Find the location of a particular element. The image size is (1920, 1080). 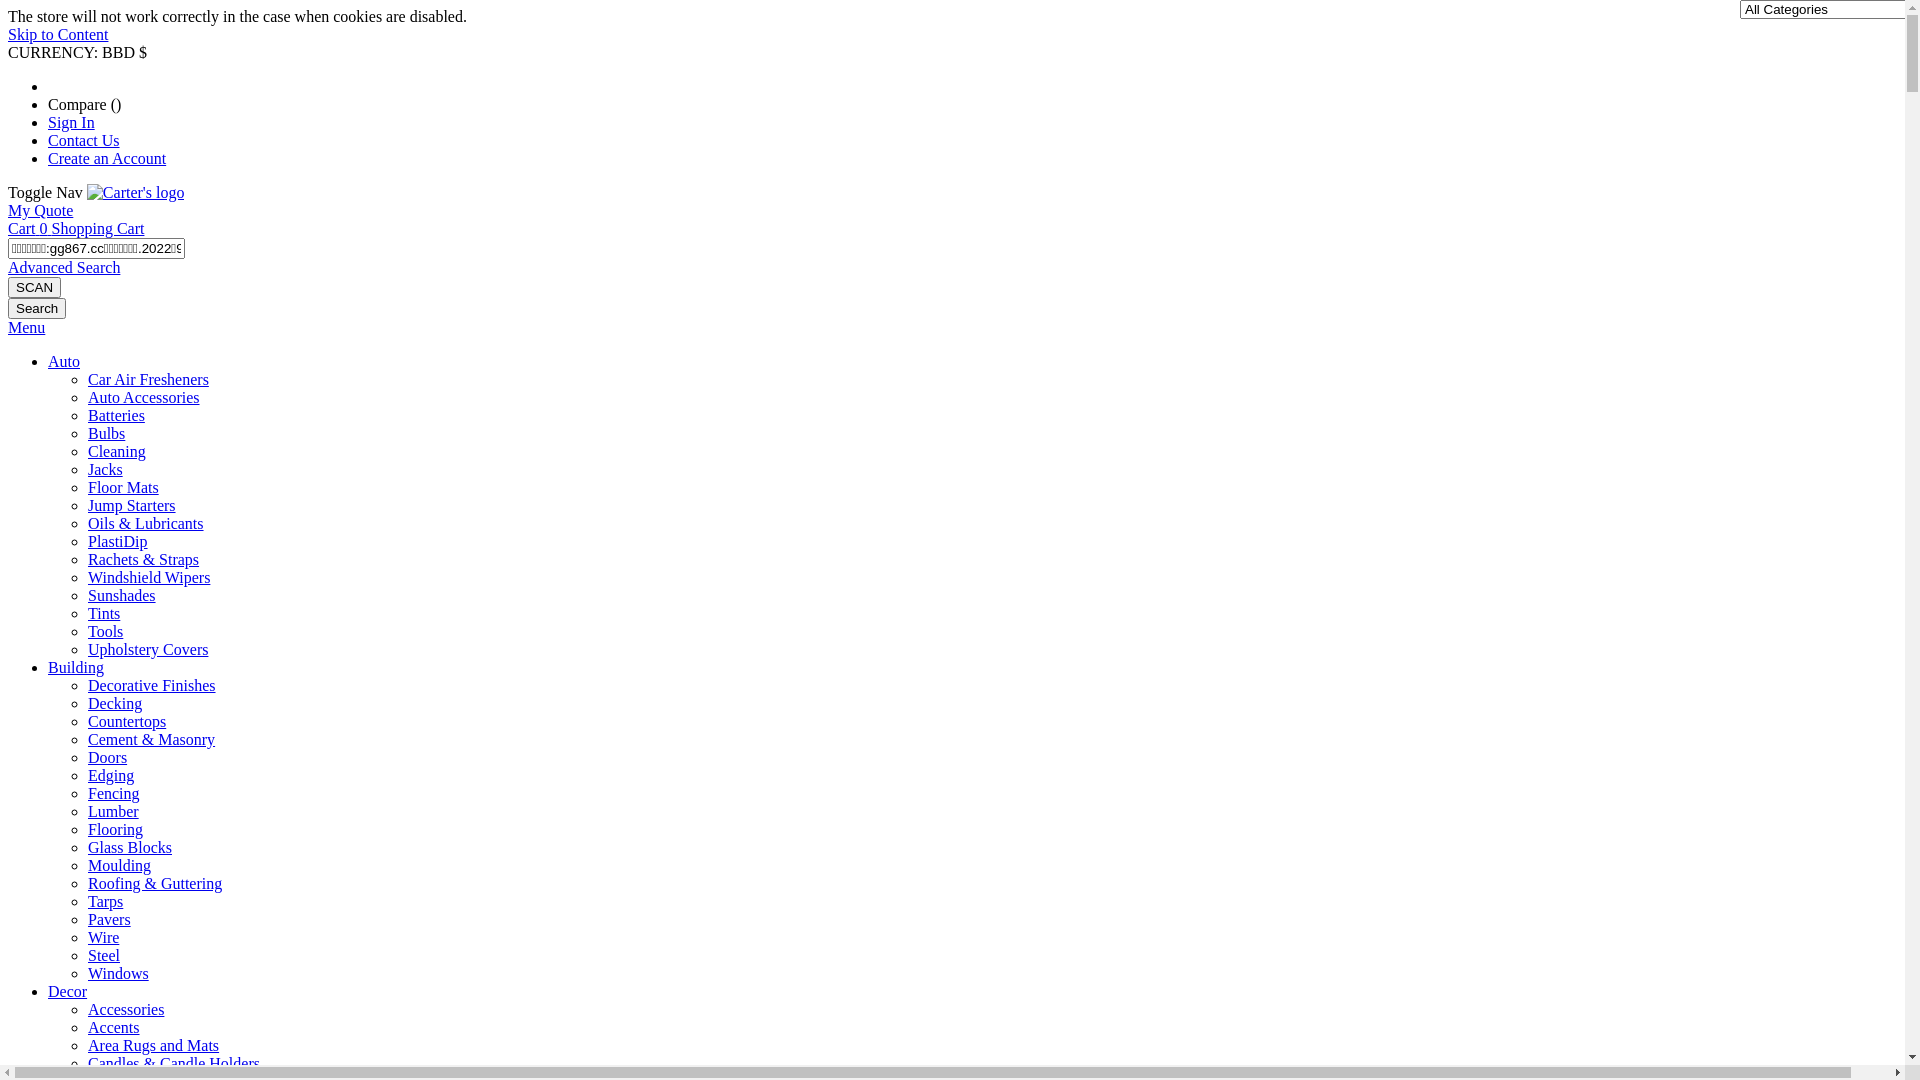

'Search' is located at coordinates (37, 308).